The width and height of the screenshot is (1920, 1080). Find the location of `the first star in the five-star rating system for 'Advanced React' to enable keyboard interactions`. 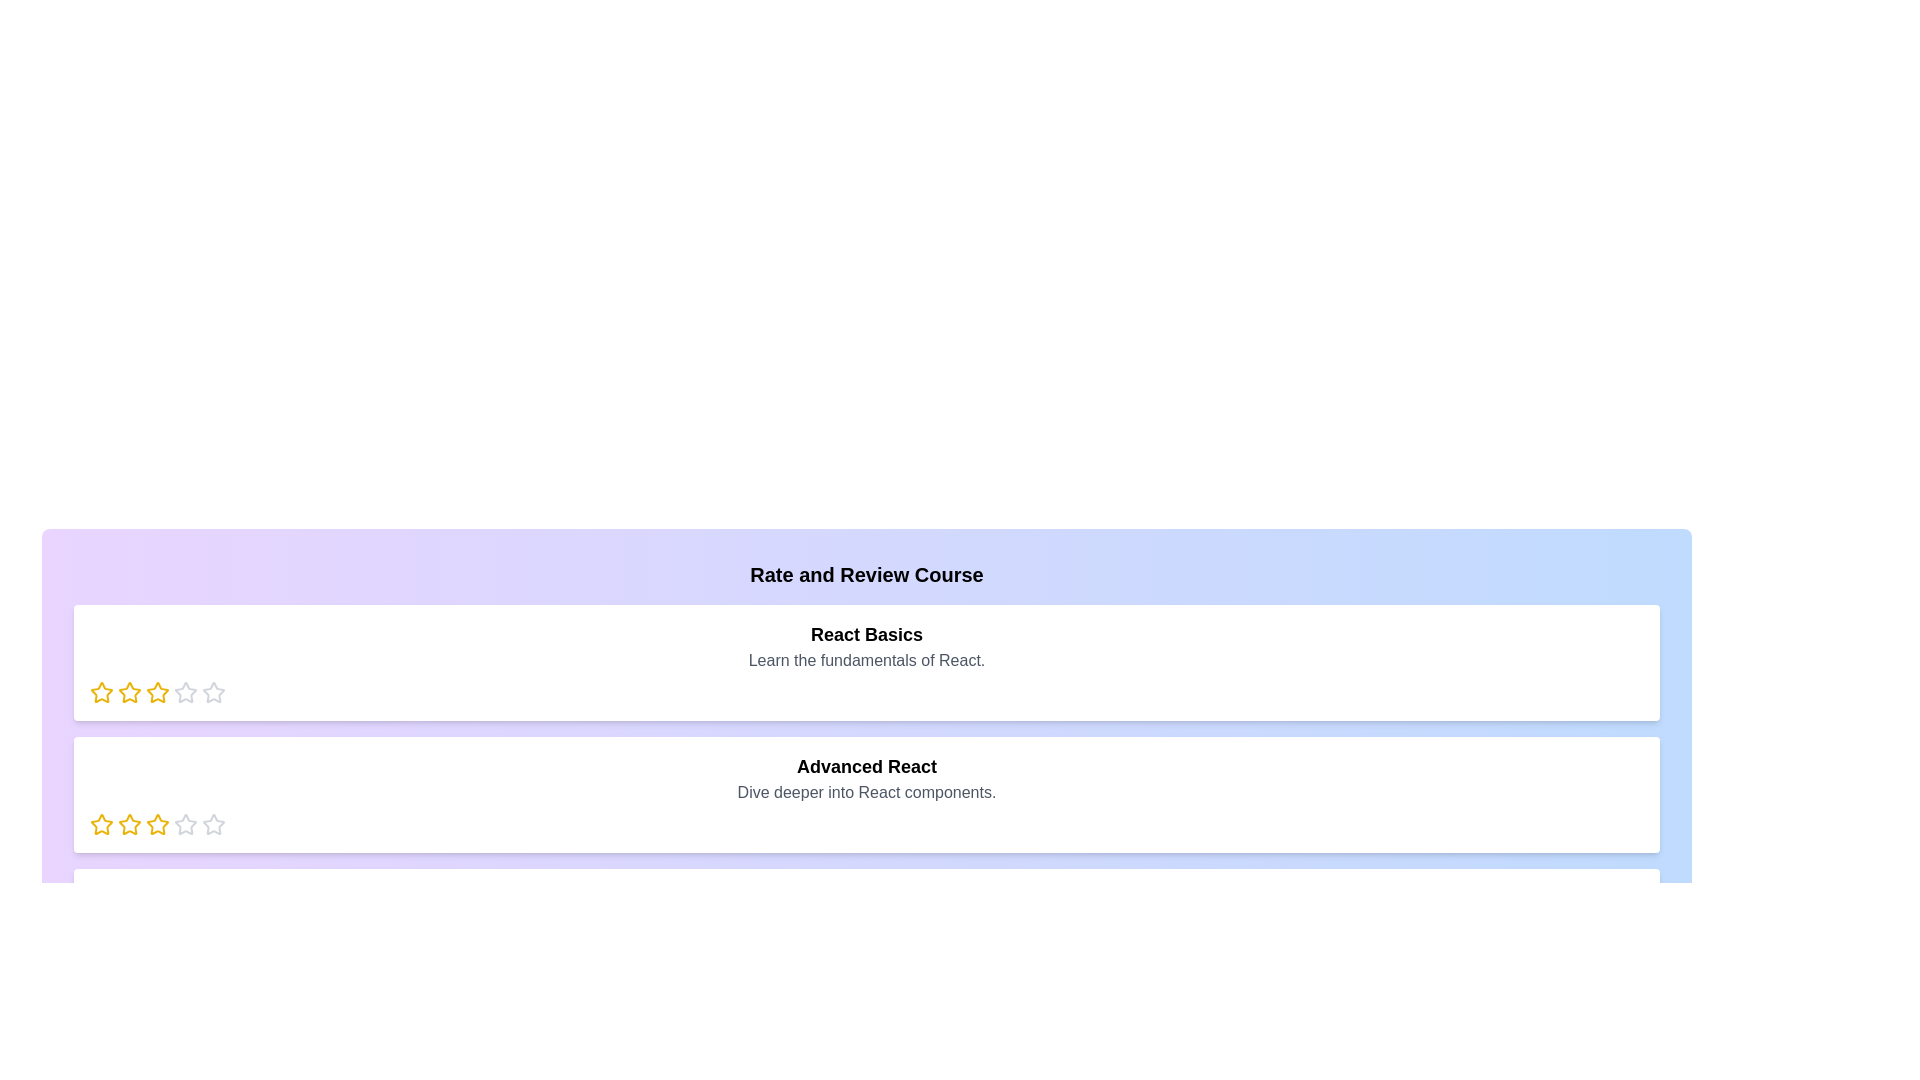

the first star in the five-star rating system for 'Advanced React' to enable keyboard interactions is located at coordinates (100, 824).